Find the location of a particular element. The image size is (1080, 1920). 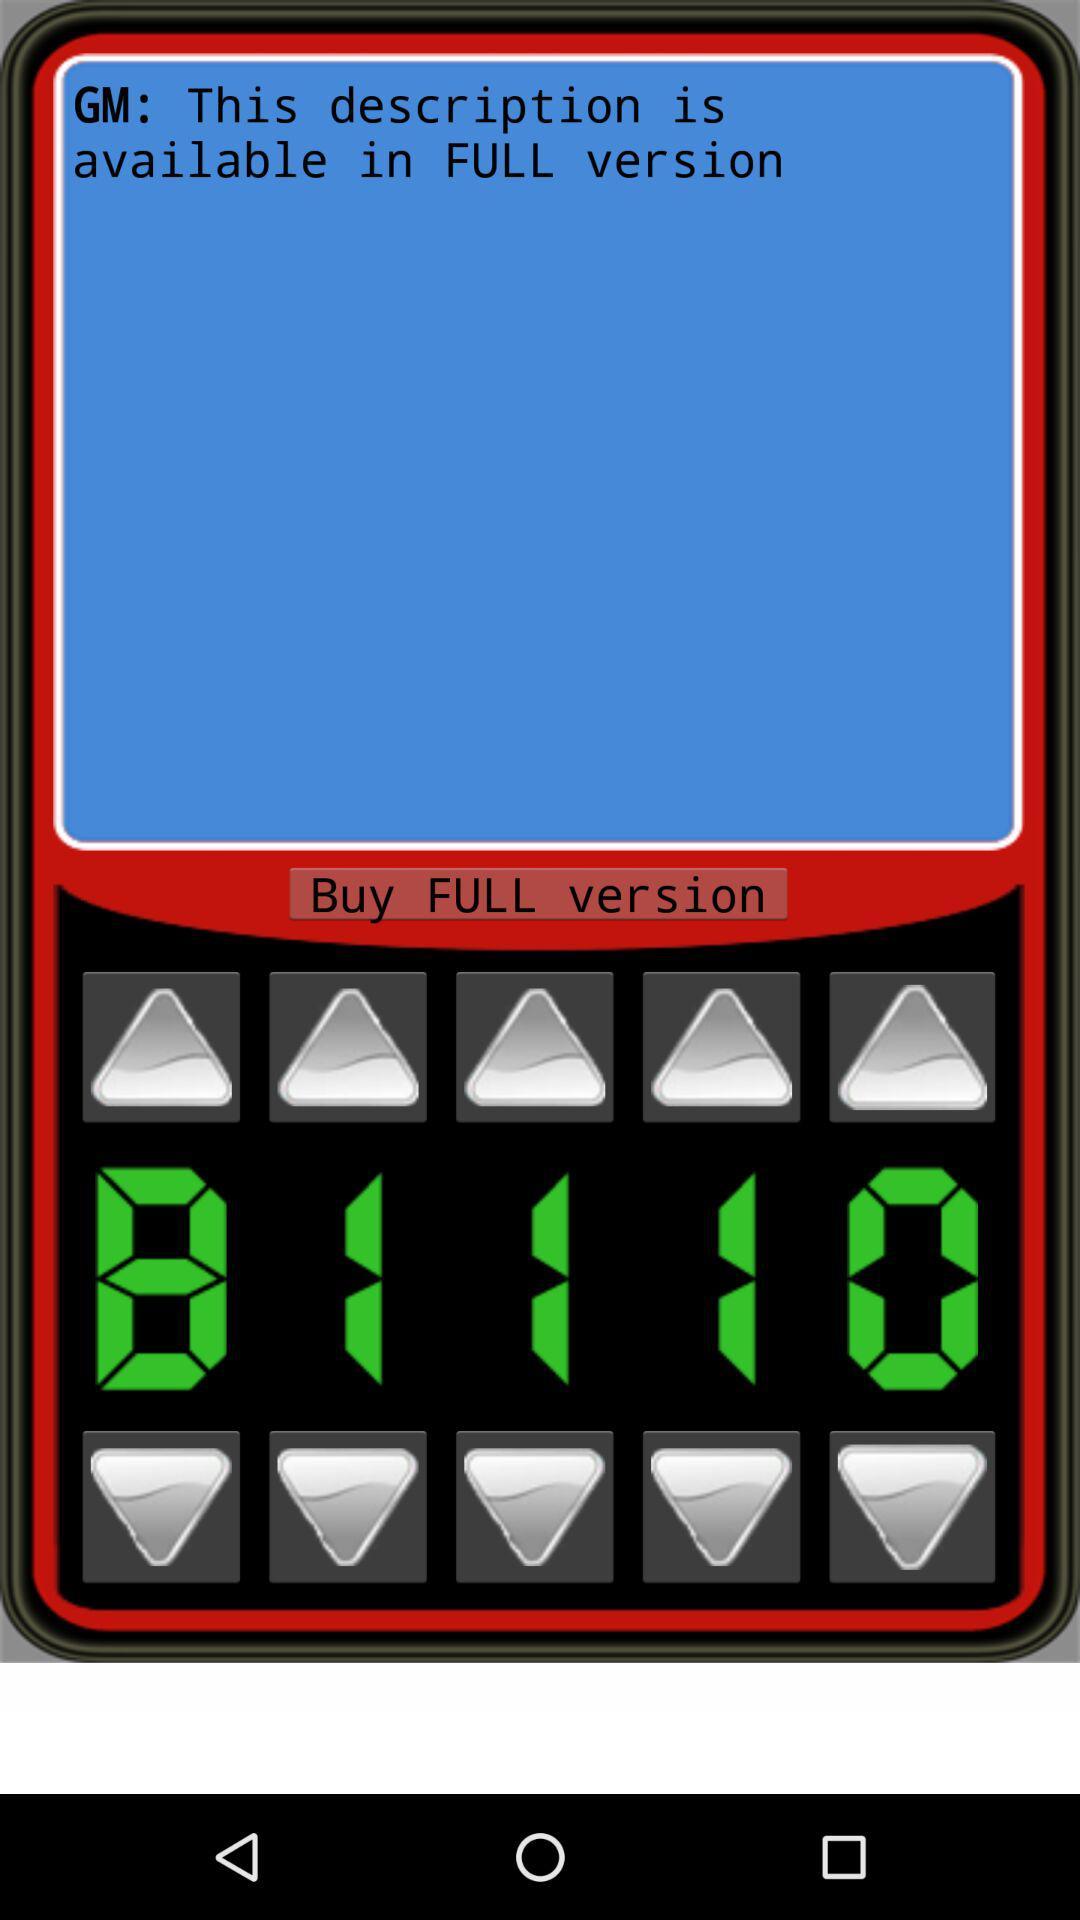

raise number is located at coordinates (721, 1046).